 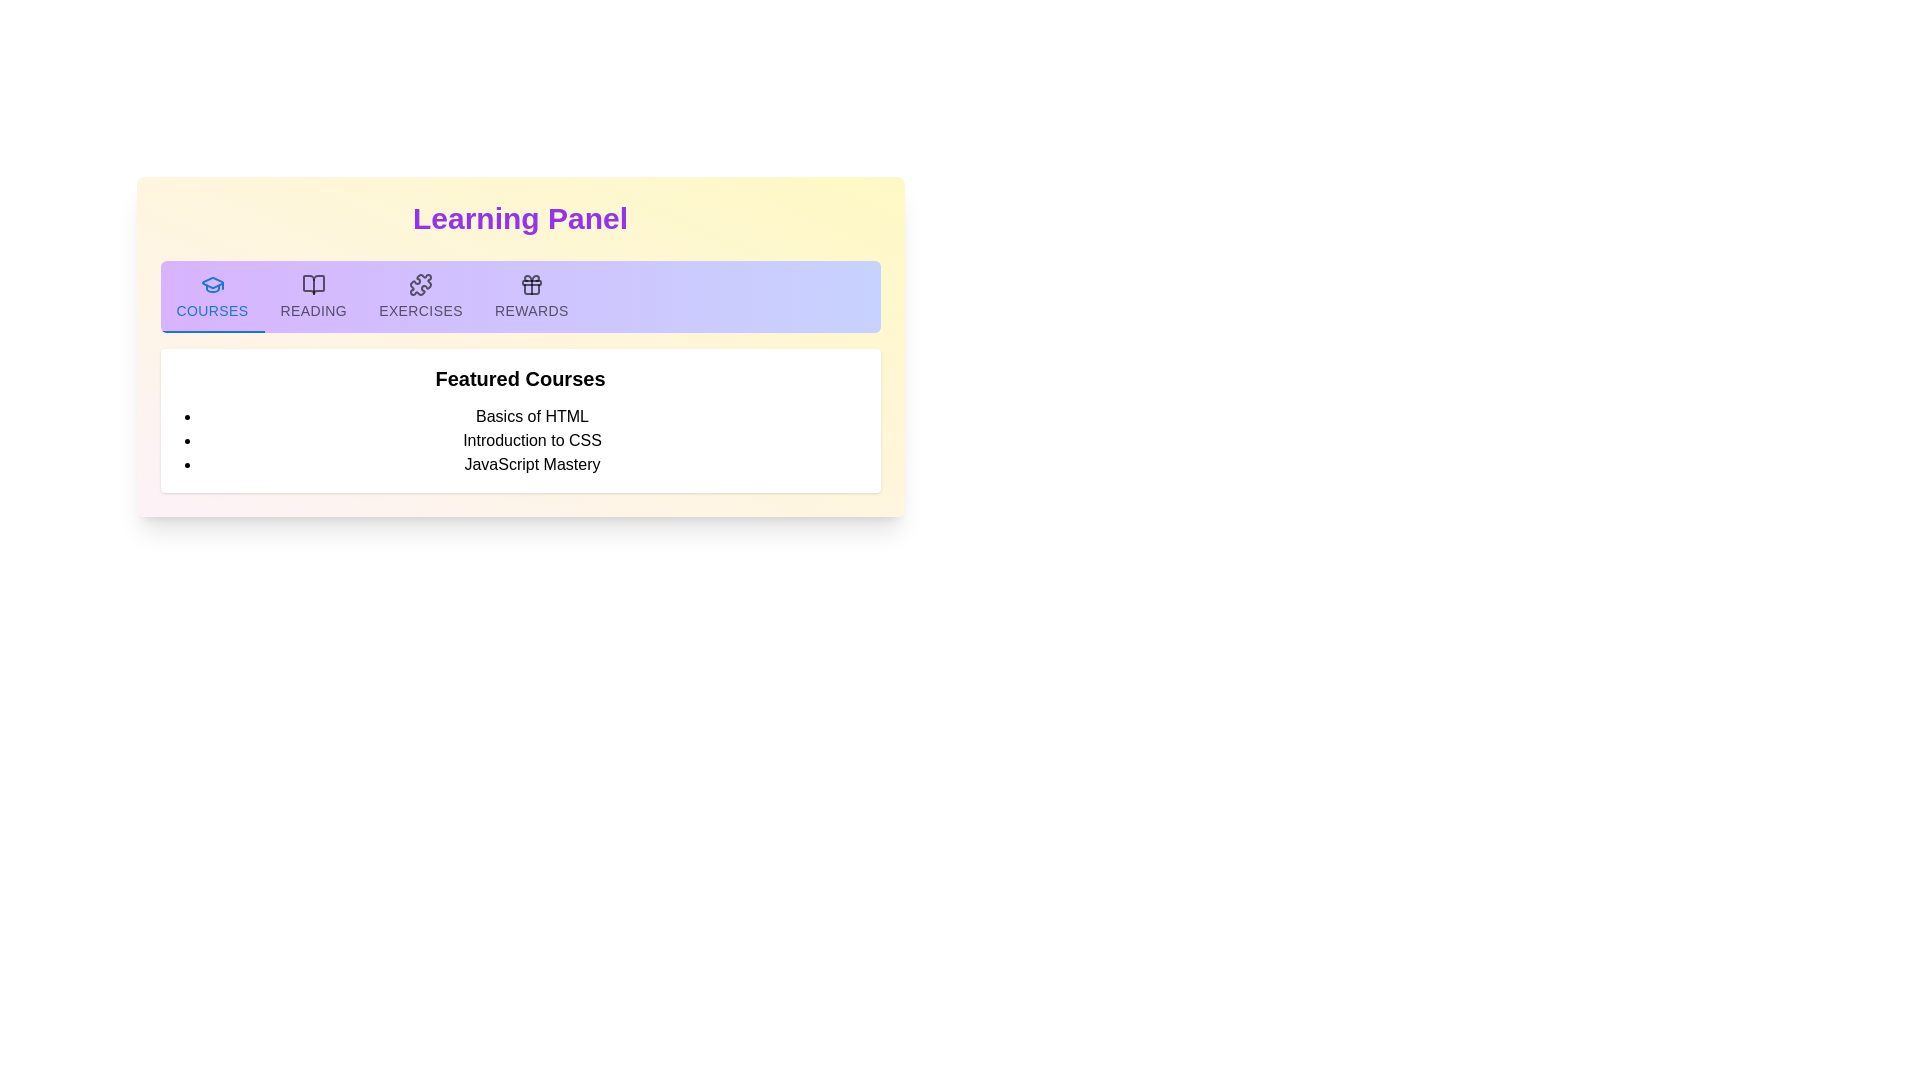 I want to click on the text label displaying 'Introduction to CSS', which is the second item in the ordered list under the 'Featured Courses' heading, so click(x=532, y=439).